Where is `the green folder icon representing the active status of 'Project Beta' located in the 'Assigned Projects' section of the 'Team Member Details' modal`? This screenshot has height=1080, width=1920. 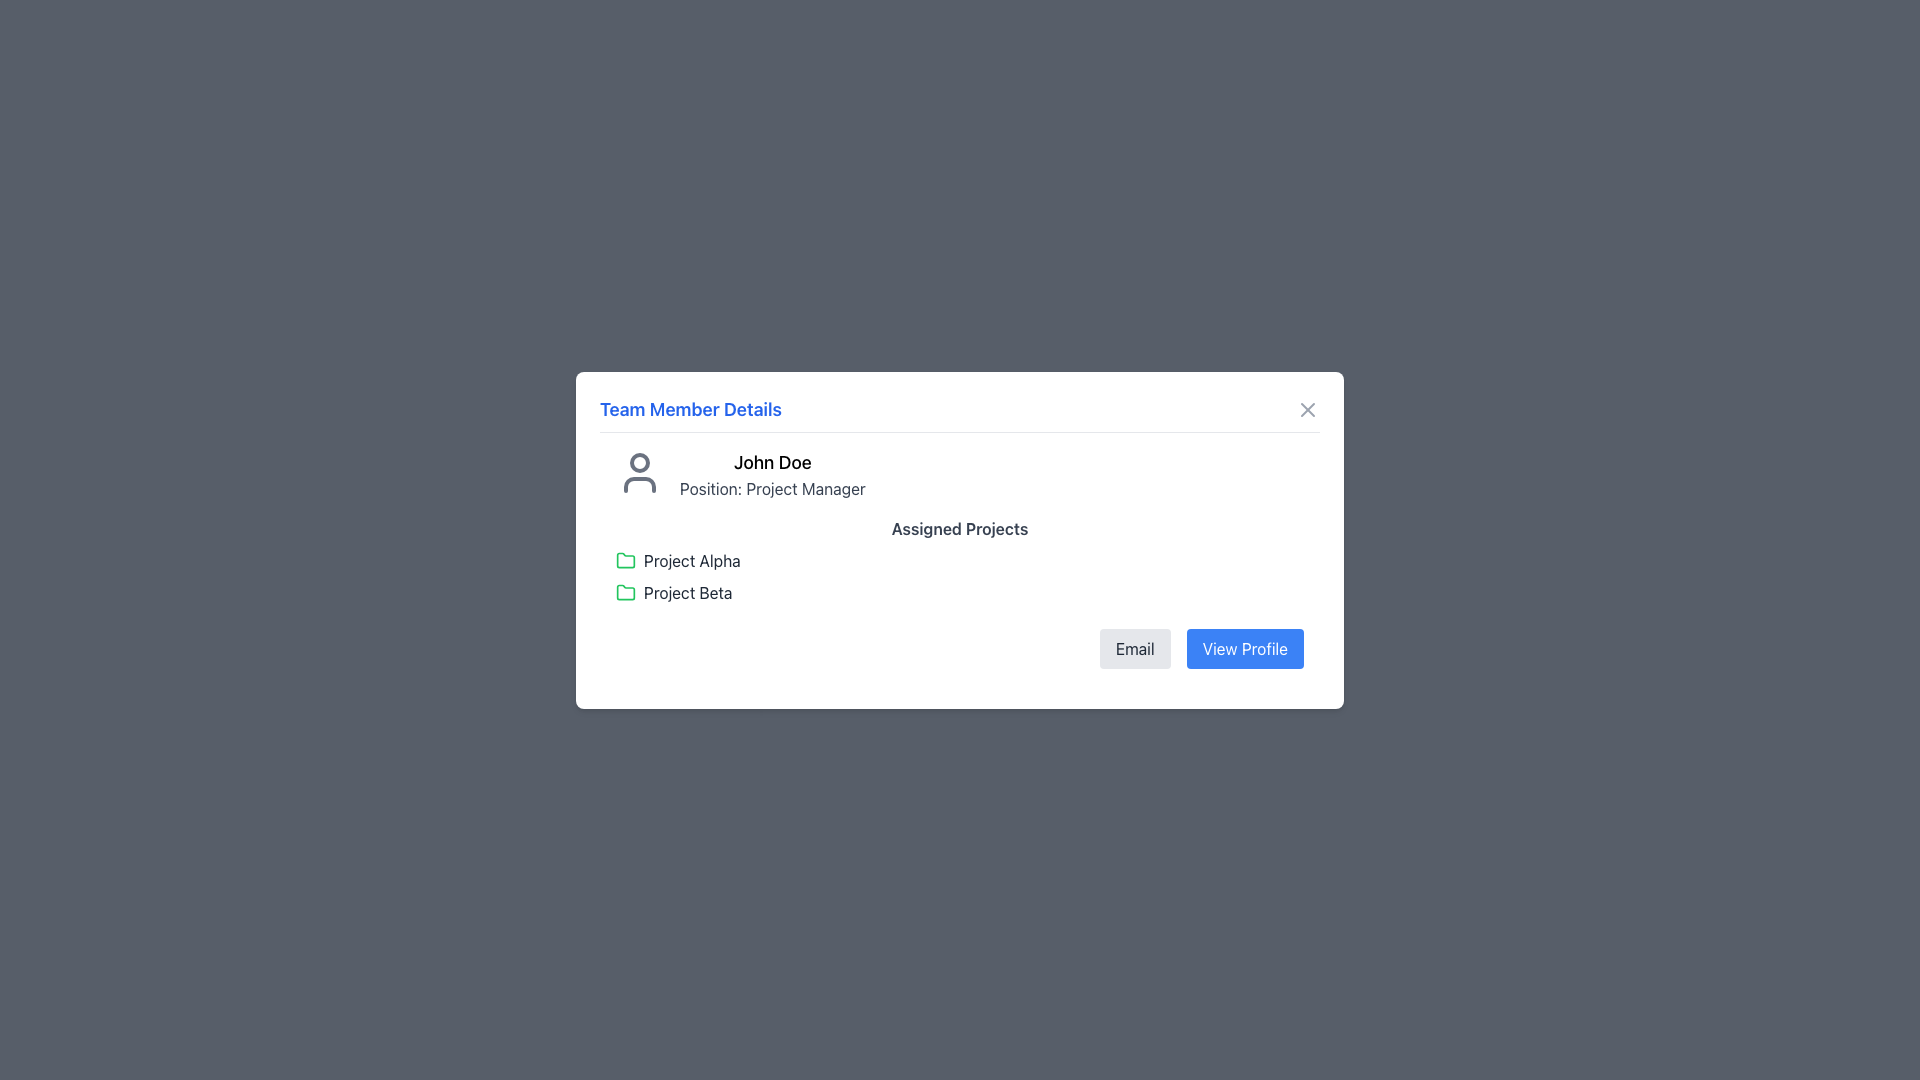
the green folder icon representing the active status of 'Project Beta' located in the 'Assigned Projects' section of the 'Team Member Details' modal is located at coordinates (624, 590).